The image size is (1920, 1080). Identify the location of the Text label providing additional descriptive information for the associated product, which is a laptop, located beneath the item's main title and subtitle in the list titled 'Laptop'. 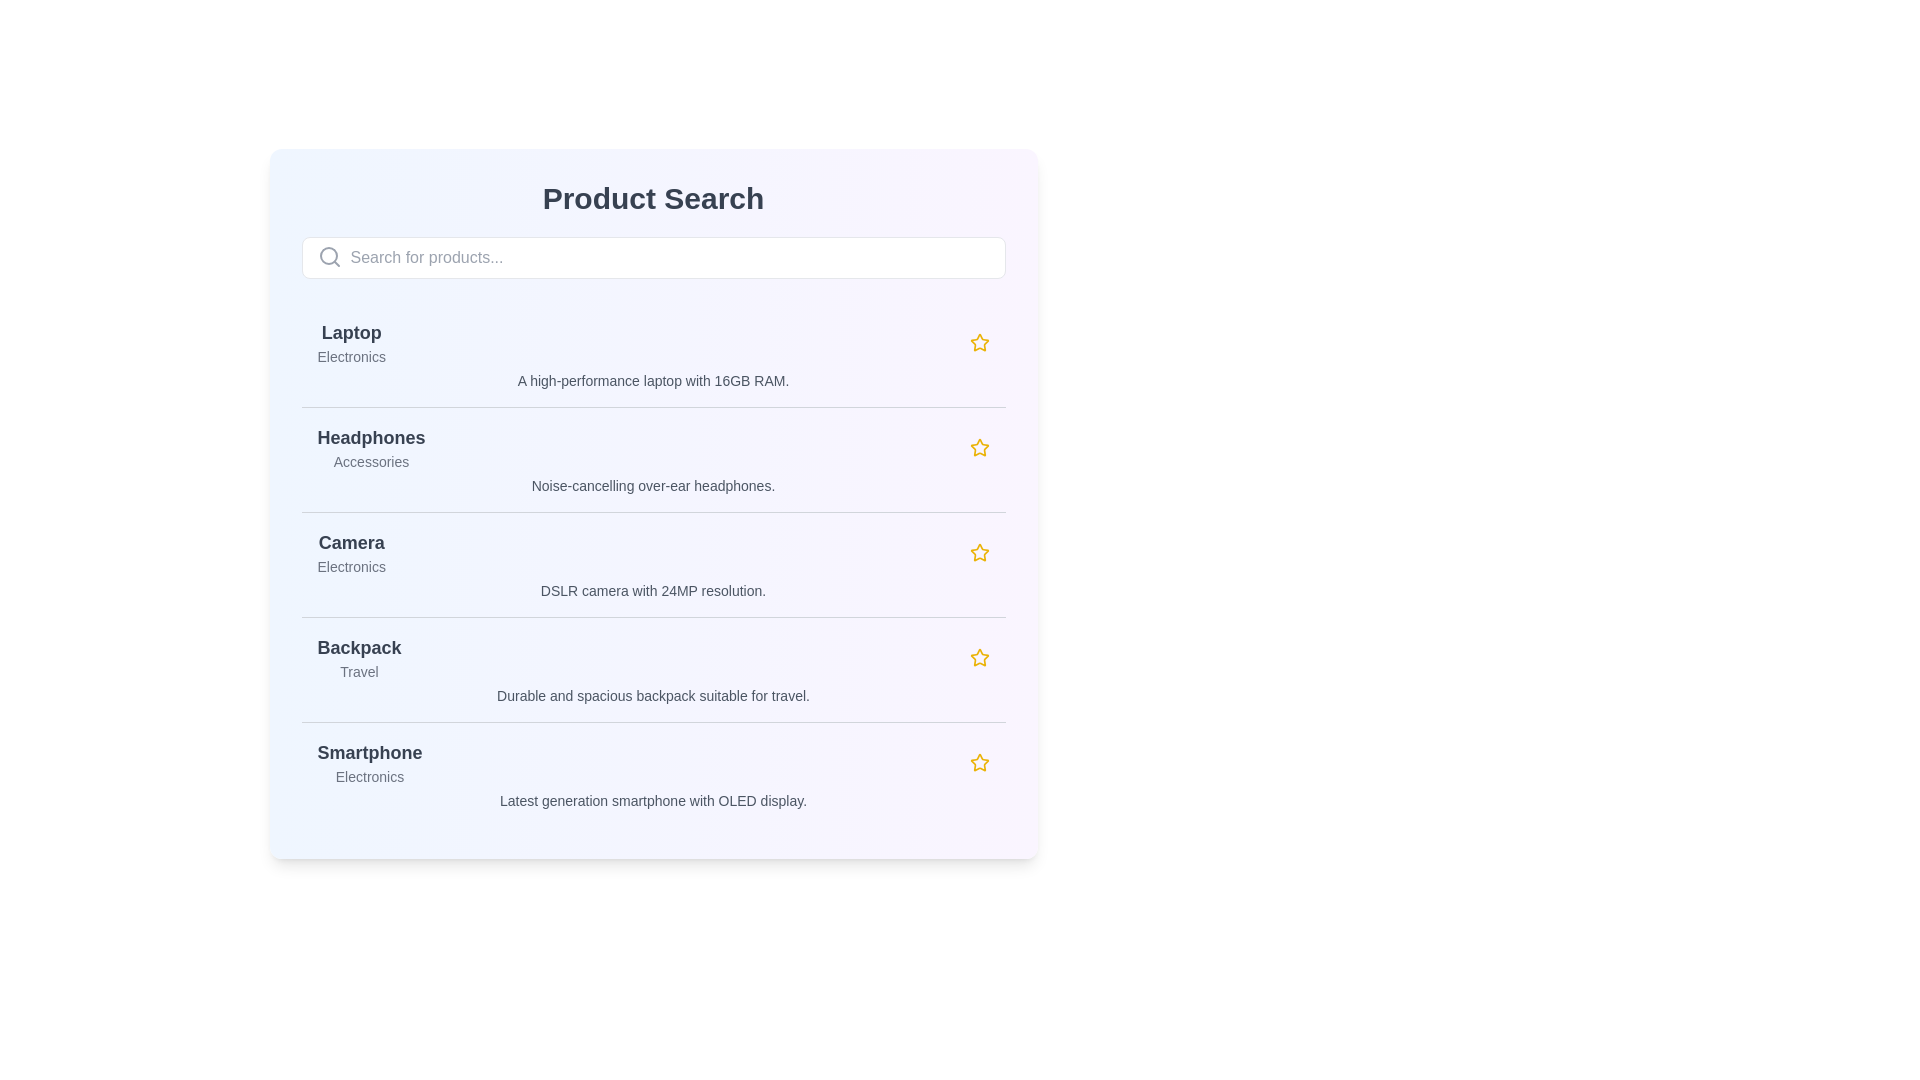
(653, 381).